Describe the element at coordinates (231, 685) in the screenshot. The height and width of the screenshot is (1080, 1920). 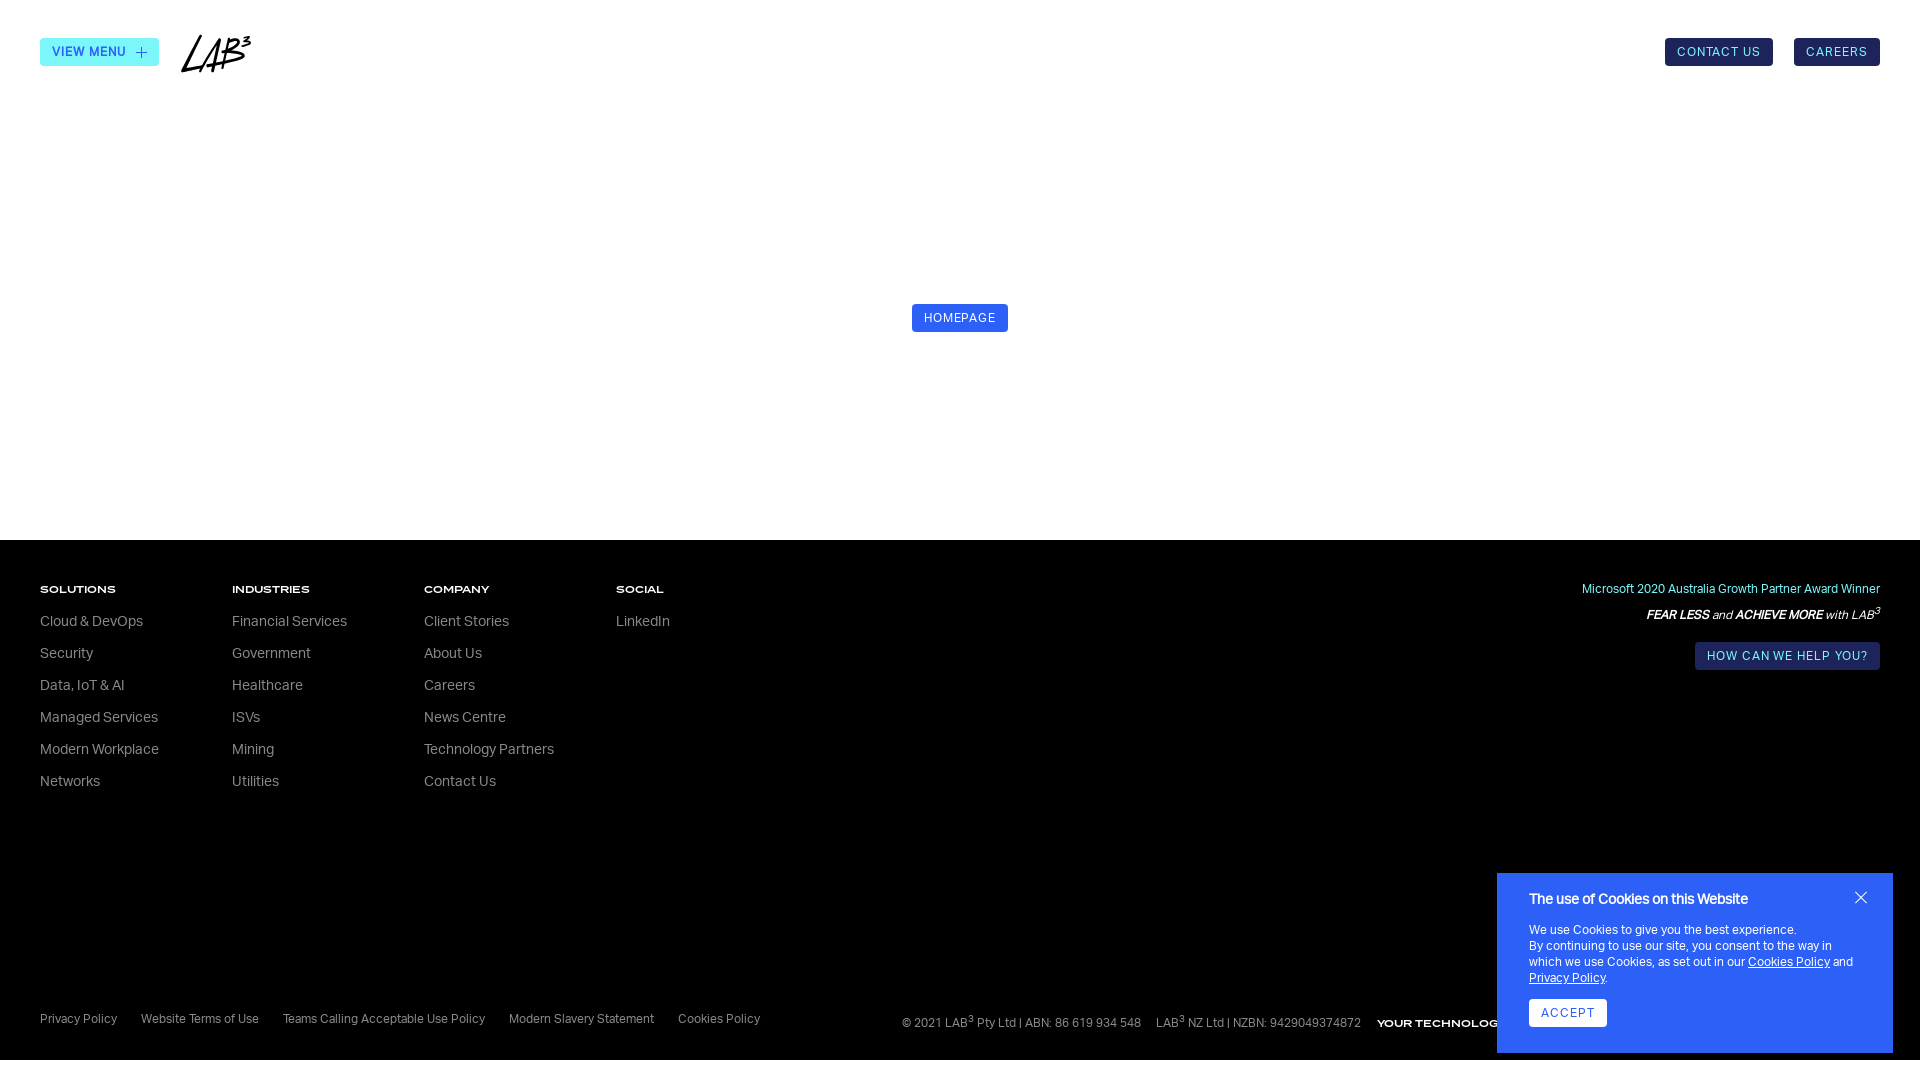
I see `'Healthcare'` at that location.